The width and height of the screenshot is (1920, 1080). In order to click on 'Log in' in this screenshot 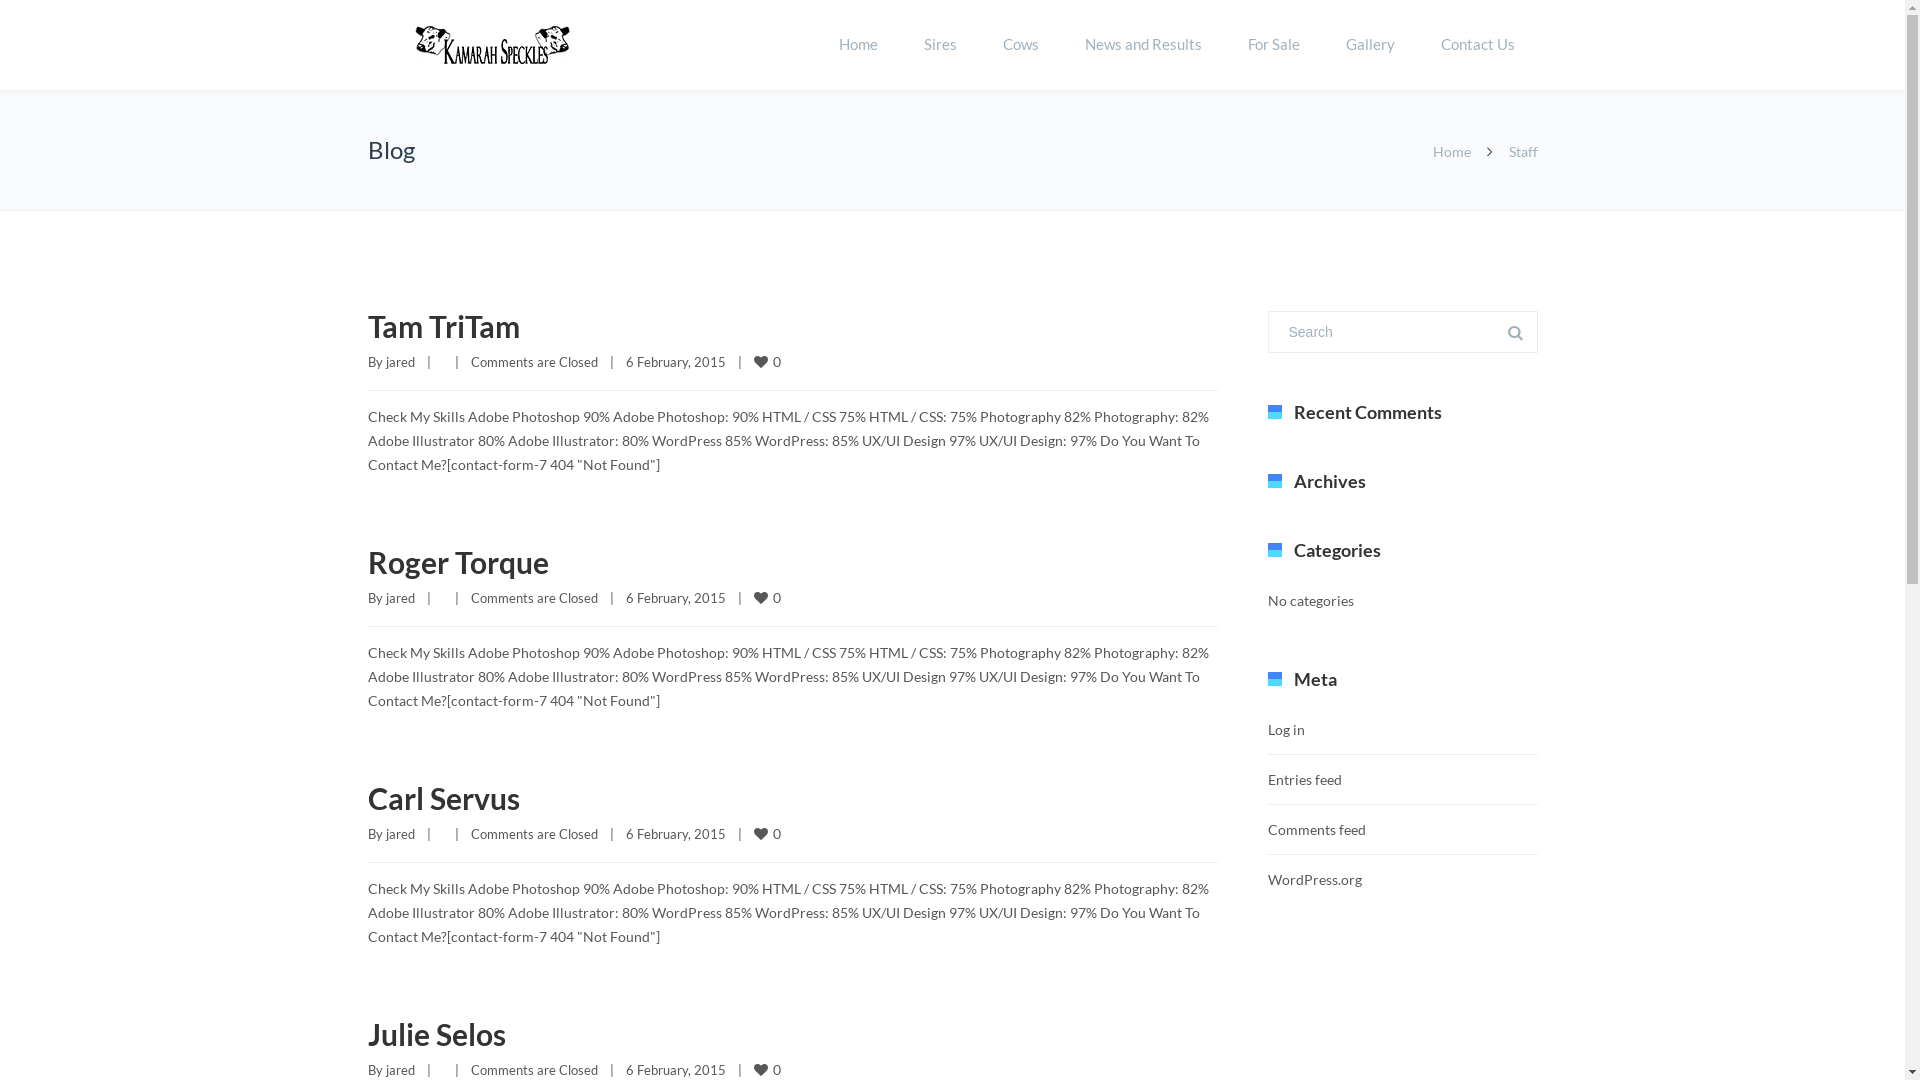, I will do `click(1266, 729)`.